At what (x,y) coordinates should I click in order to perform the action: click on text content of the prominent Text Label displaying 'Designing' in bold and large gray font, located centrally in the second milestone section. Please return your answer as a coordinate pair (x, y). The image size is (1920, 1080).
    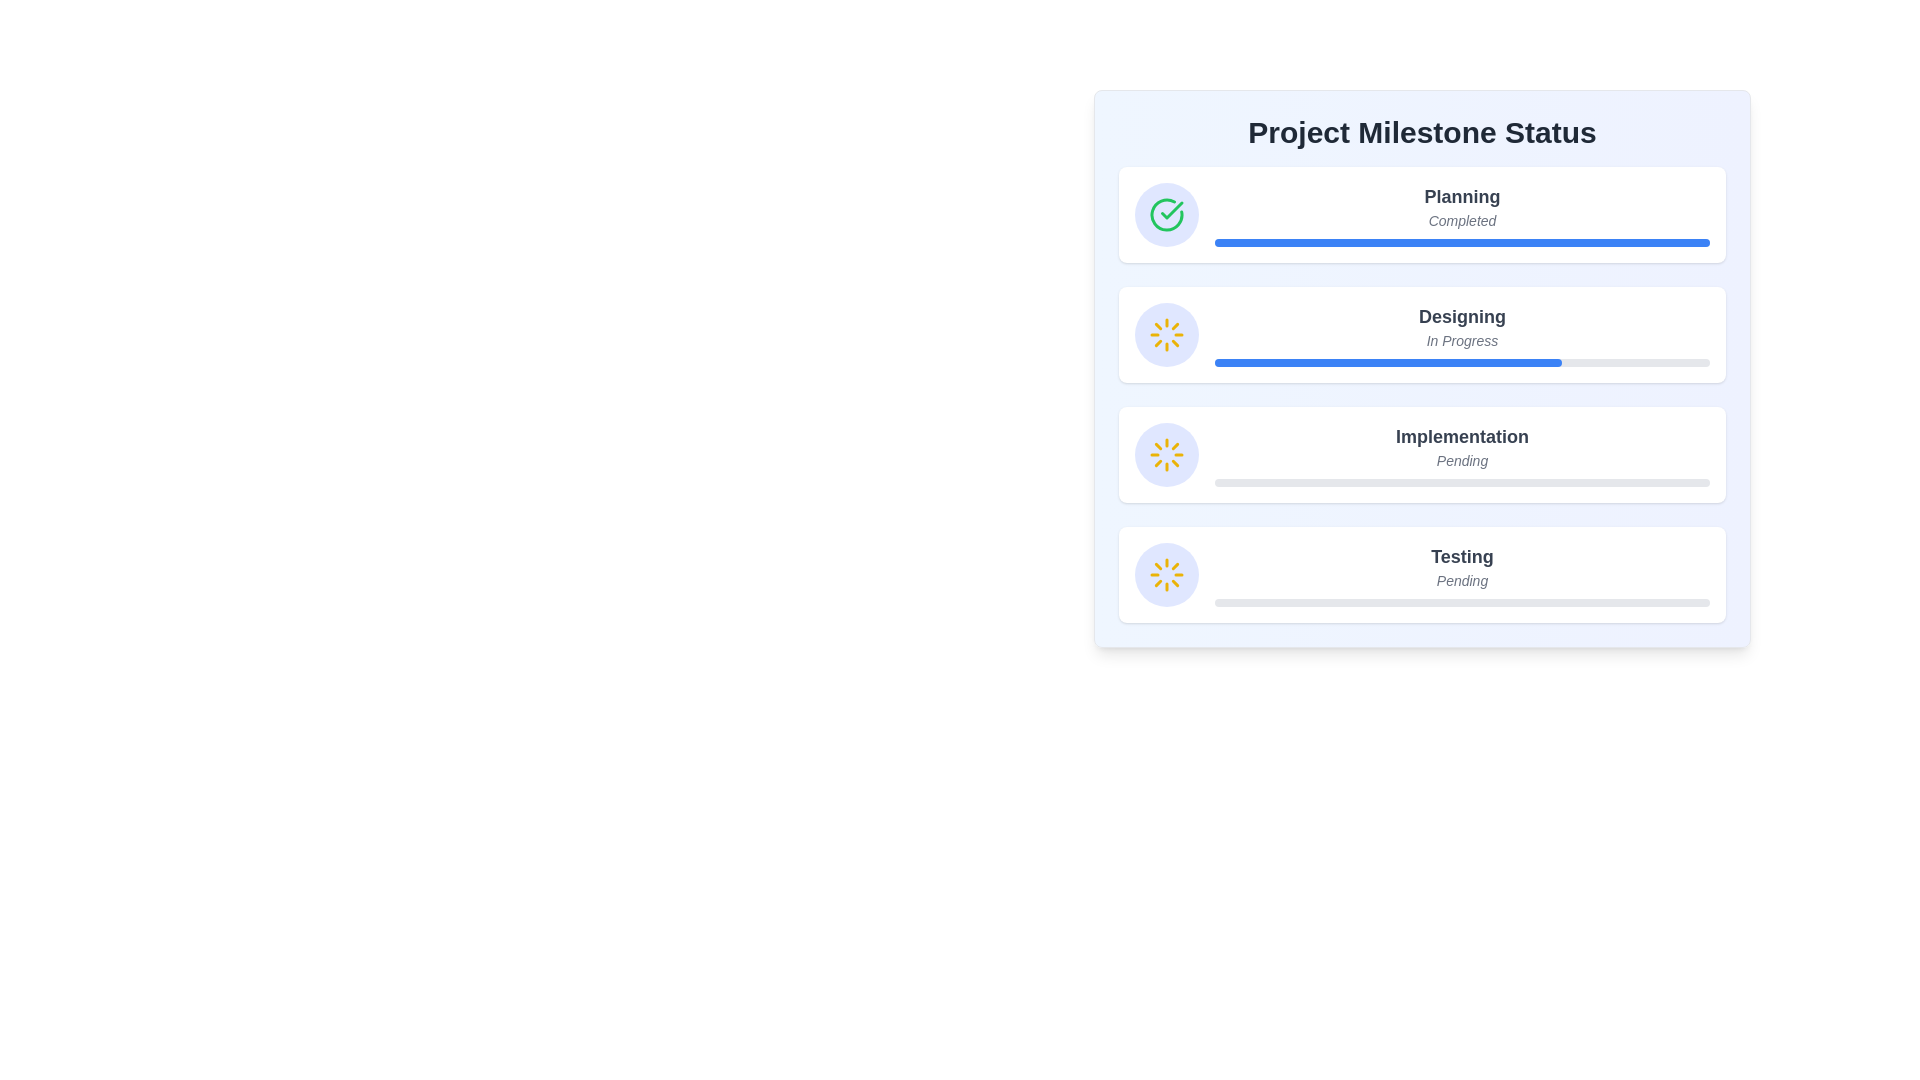
    Looking at the image, I should click on (1462, 315).